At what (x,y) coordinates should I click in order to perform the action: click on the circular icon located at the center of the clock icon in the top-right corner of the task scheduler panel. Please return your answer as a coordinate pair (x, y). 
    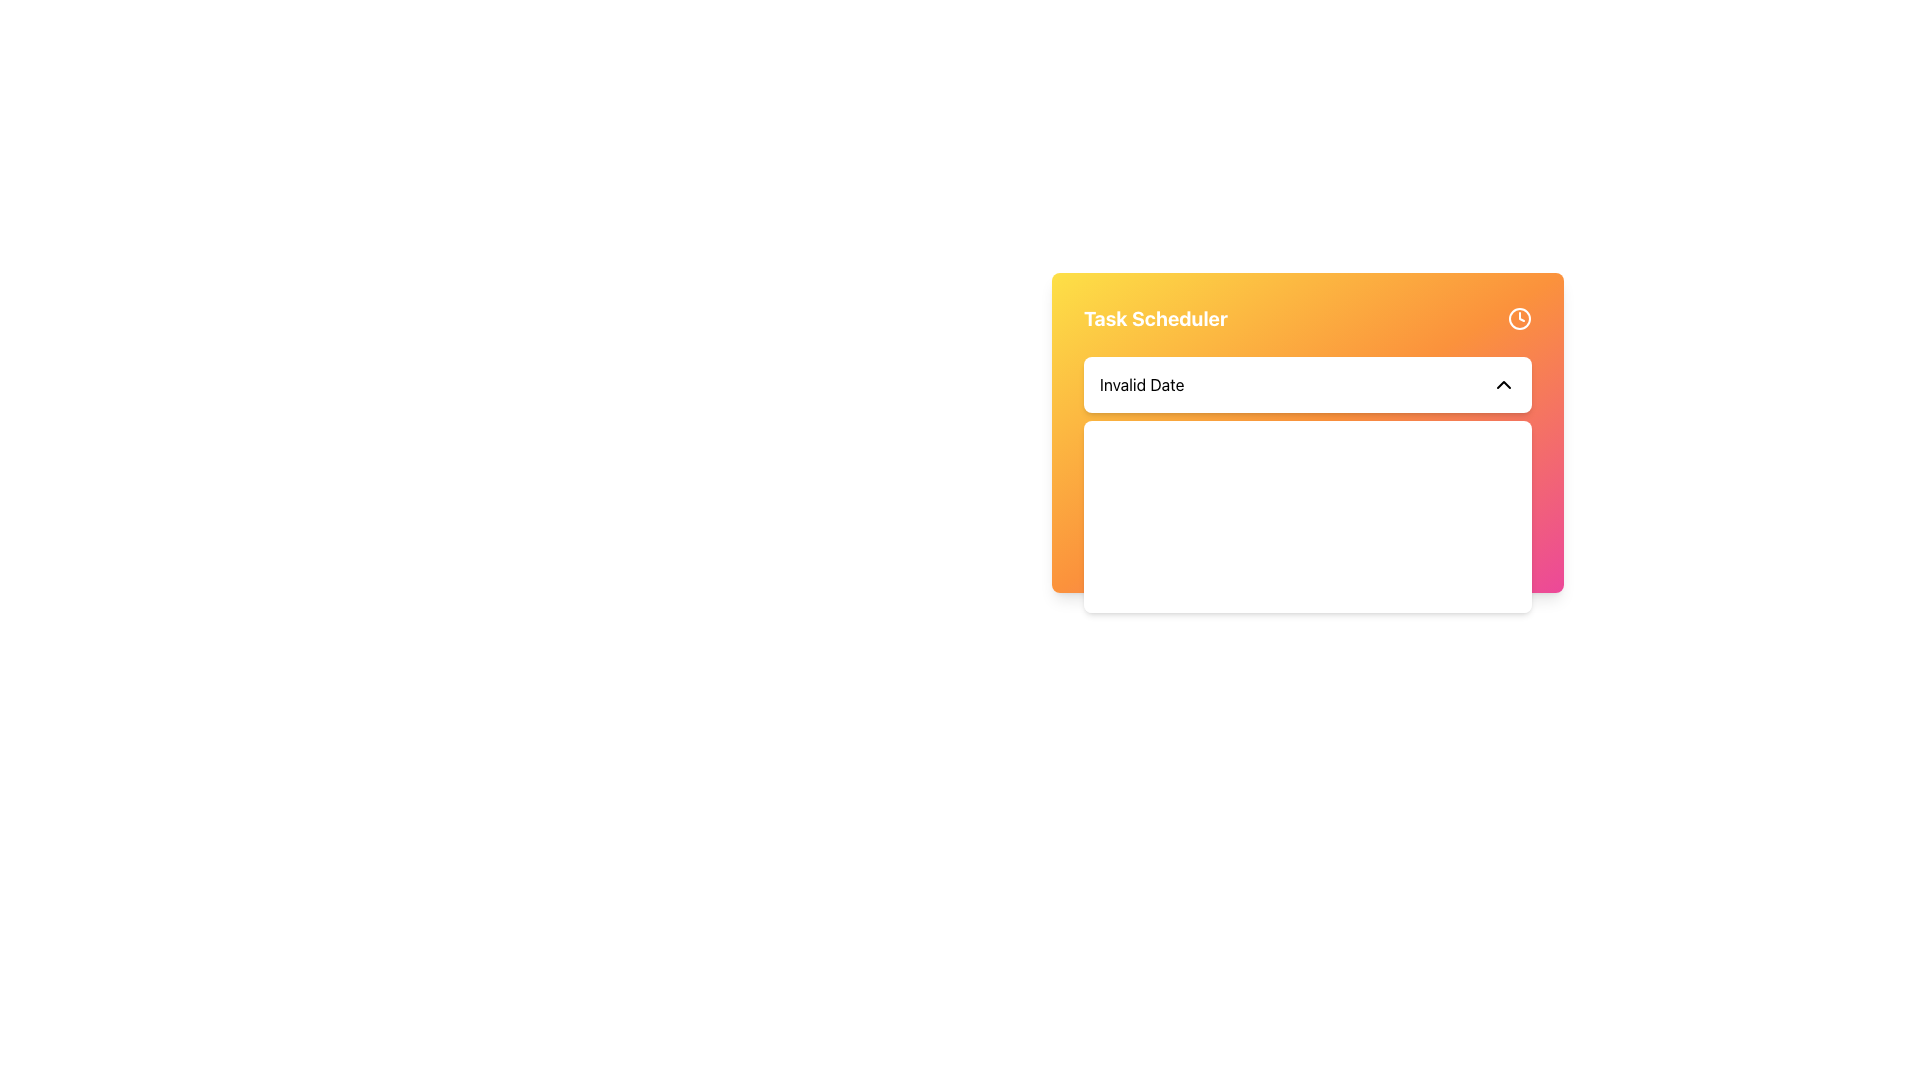
    Looking at the image, I should click on (1520, 318).